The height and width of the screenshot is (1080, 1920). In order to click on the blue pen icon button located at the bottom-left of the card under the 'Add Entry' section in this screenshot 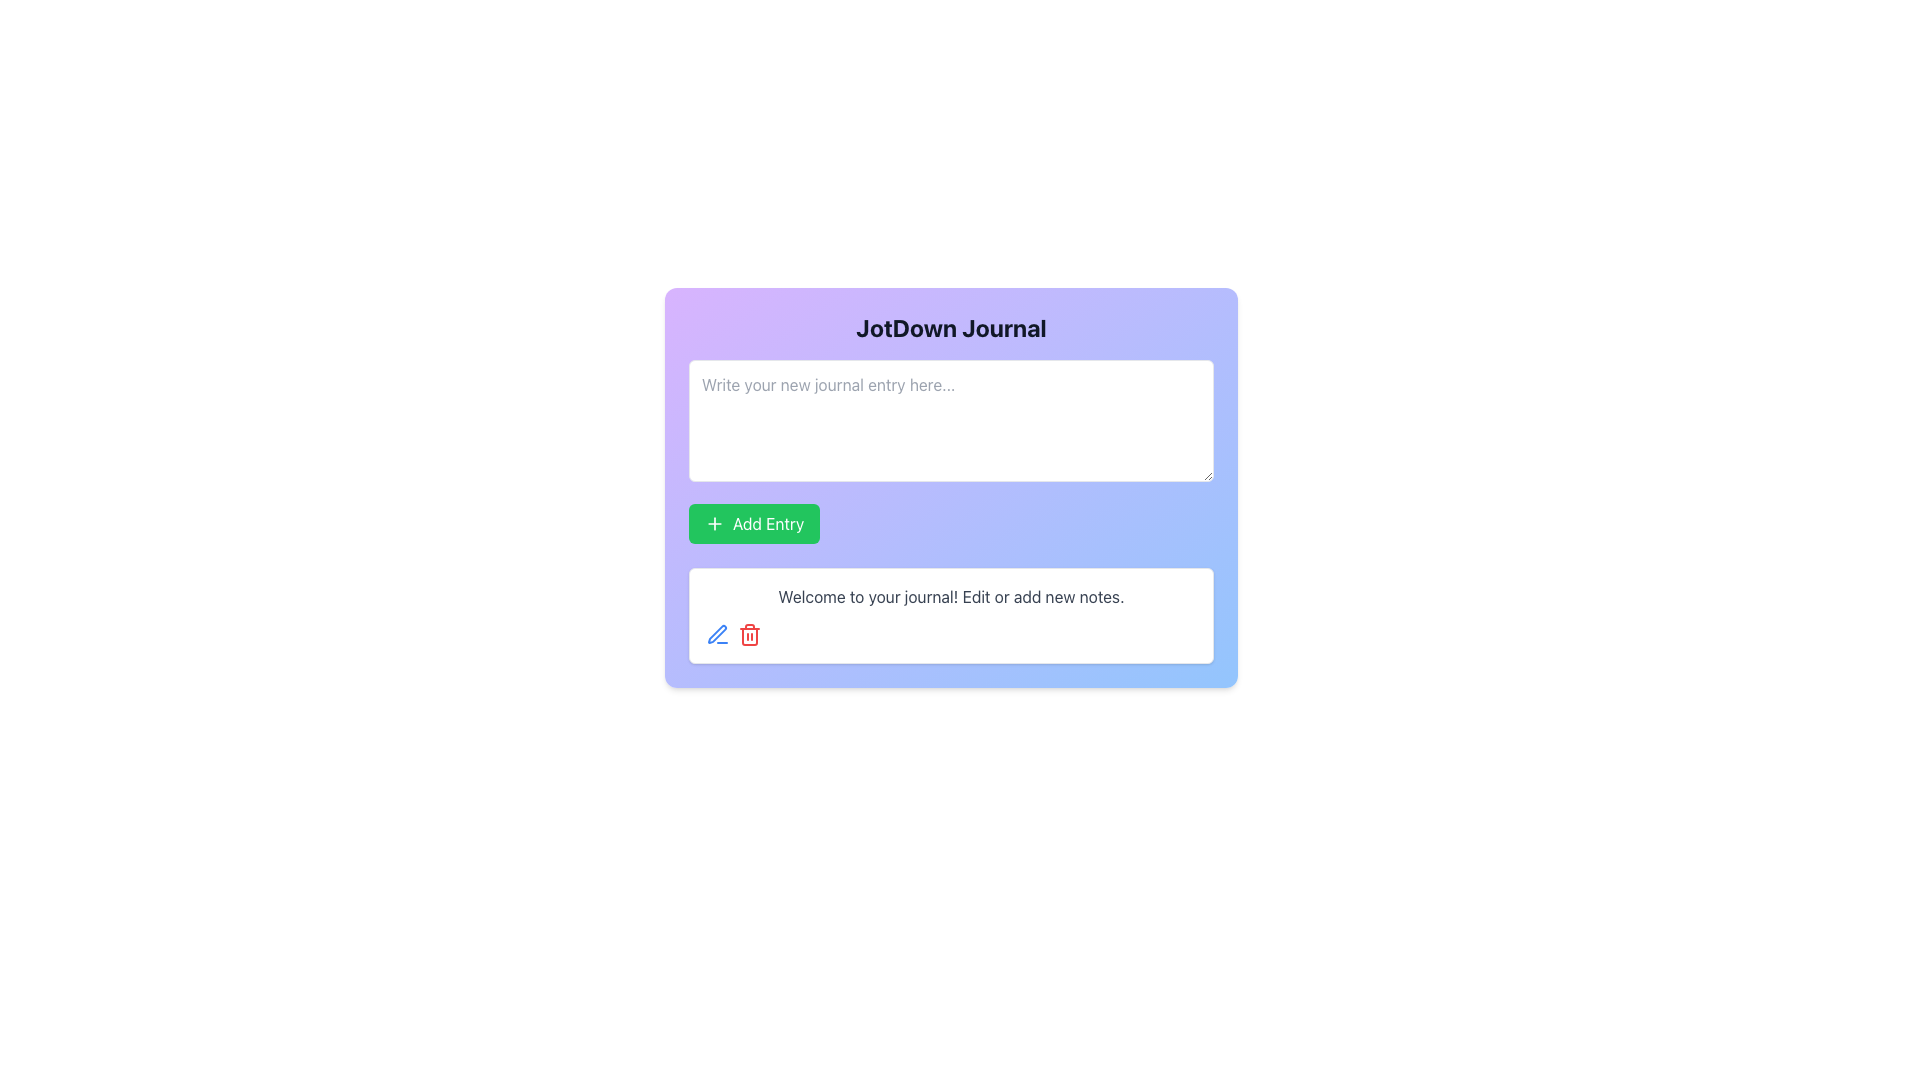, I will do `click(718, 633)`.